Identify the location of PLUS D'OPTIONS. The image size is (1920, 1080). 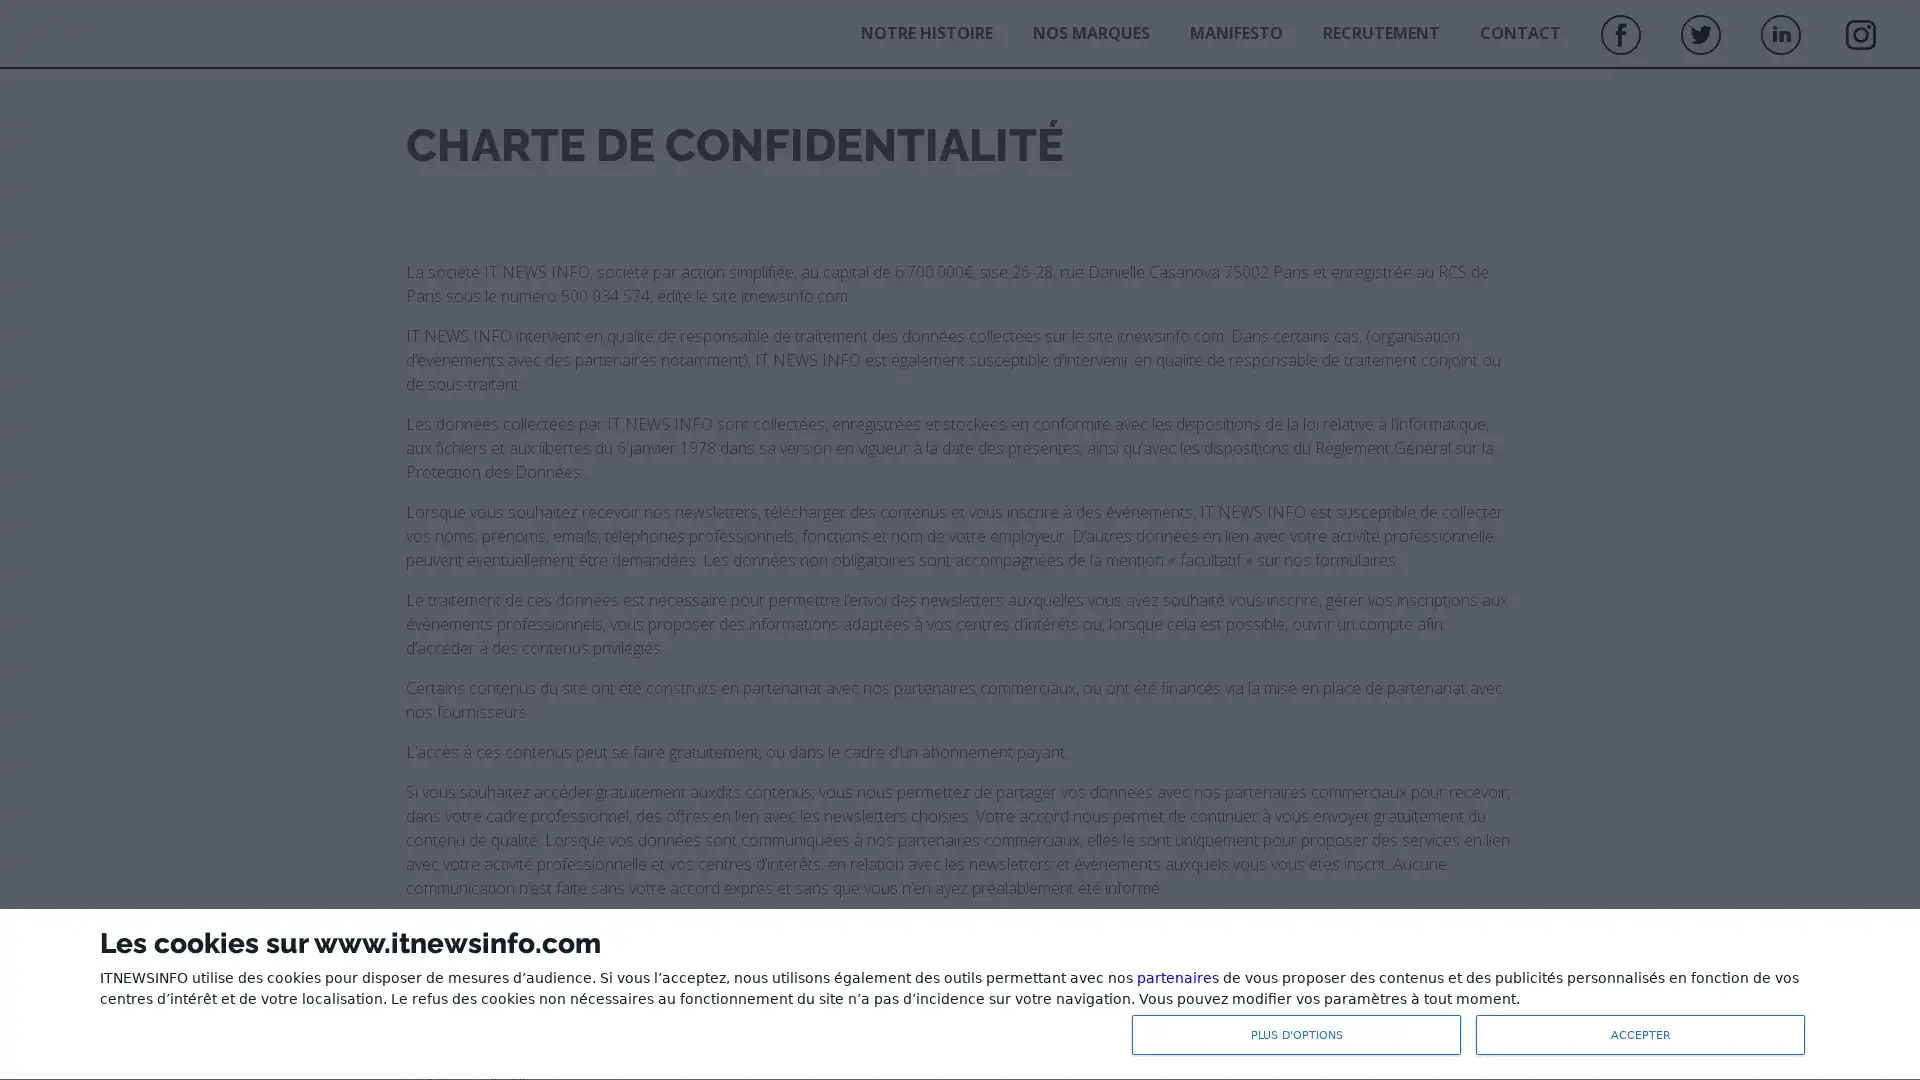
(1296, 1034).